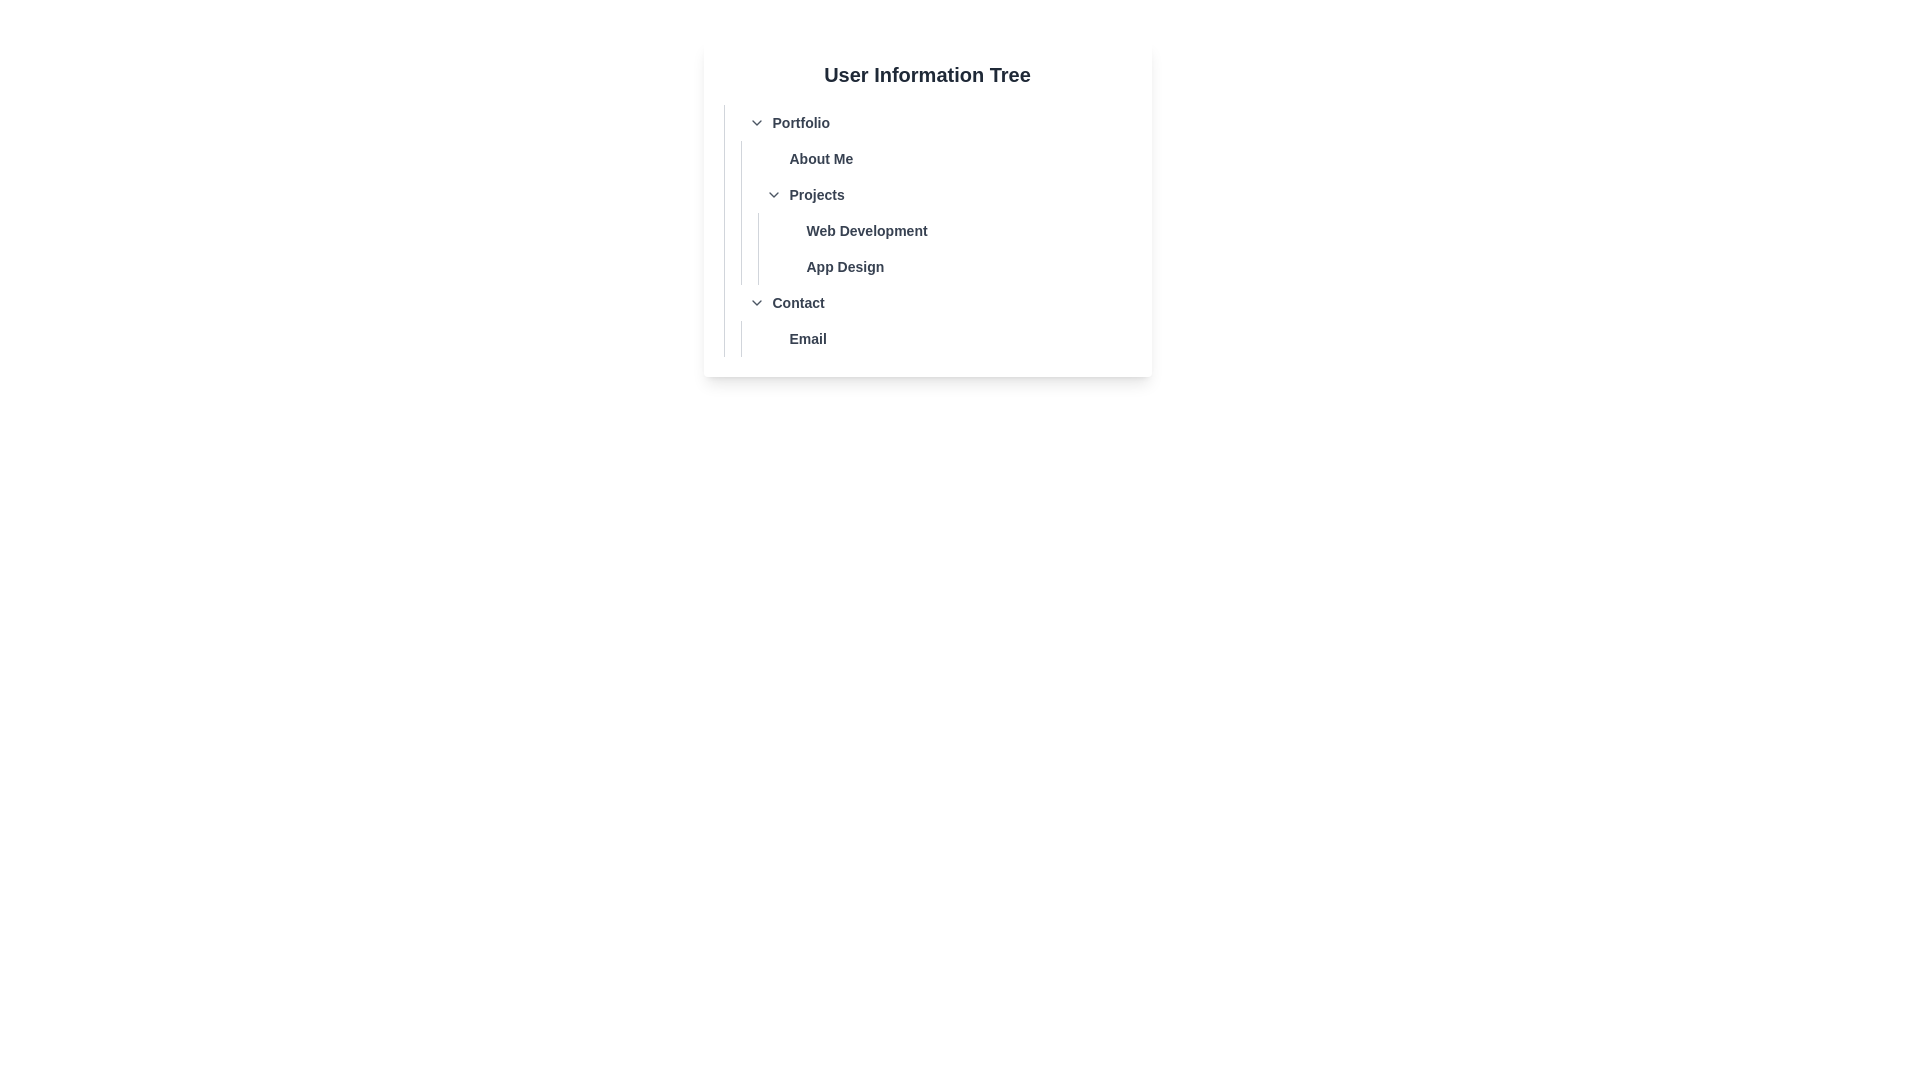 Image resolution: width=1920 pixels, height=1080 pixels. I want to click on the 'About Me' navigation entry in the vertical navigation tree, so click(935, 157).